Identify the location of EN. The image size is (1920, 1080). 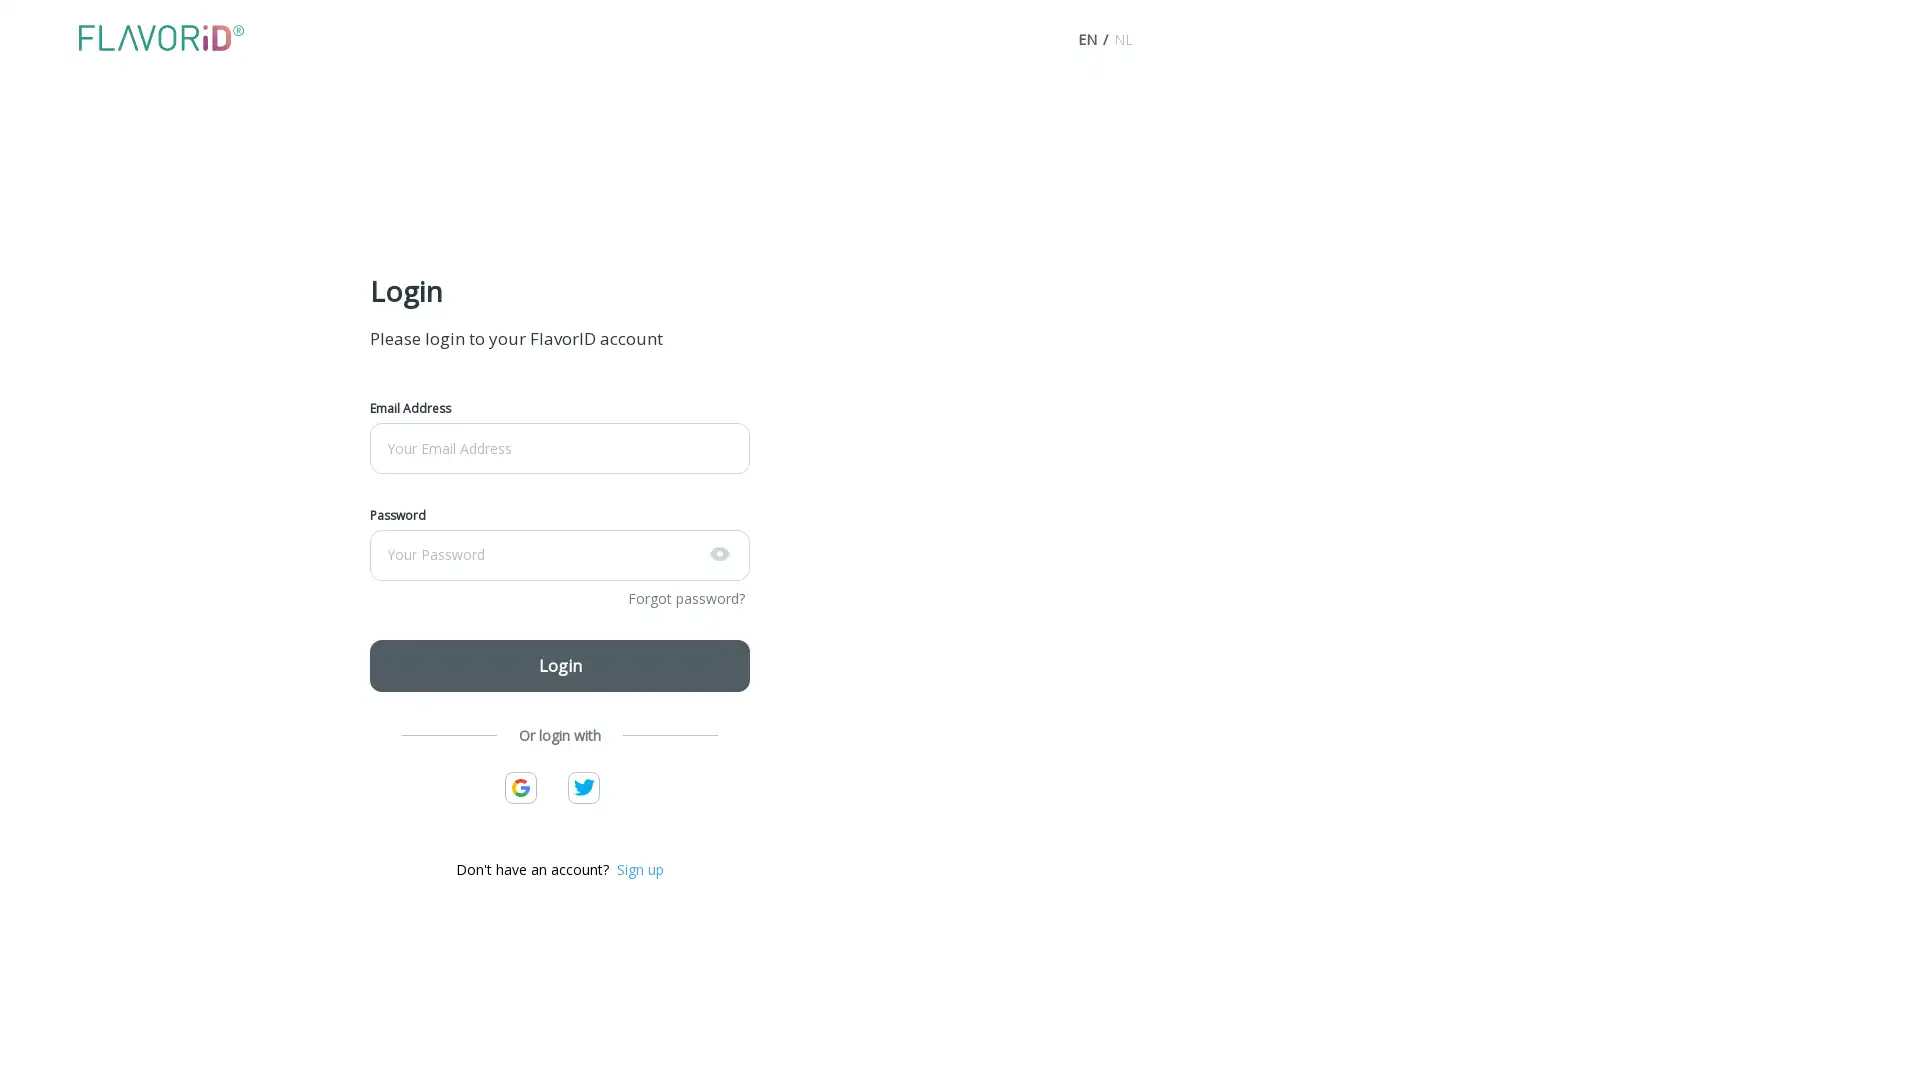
(1085, 39).